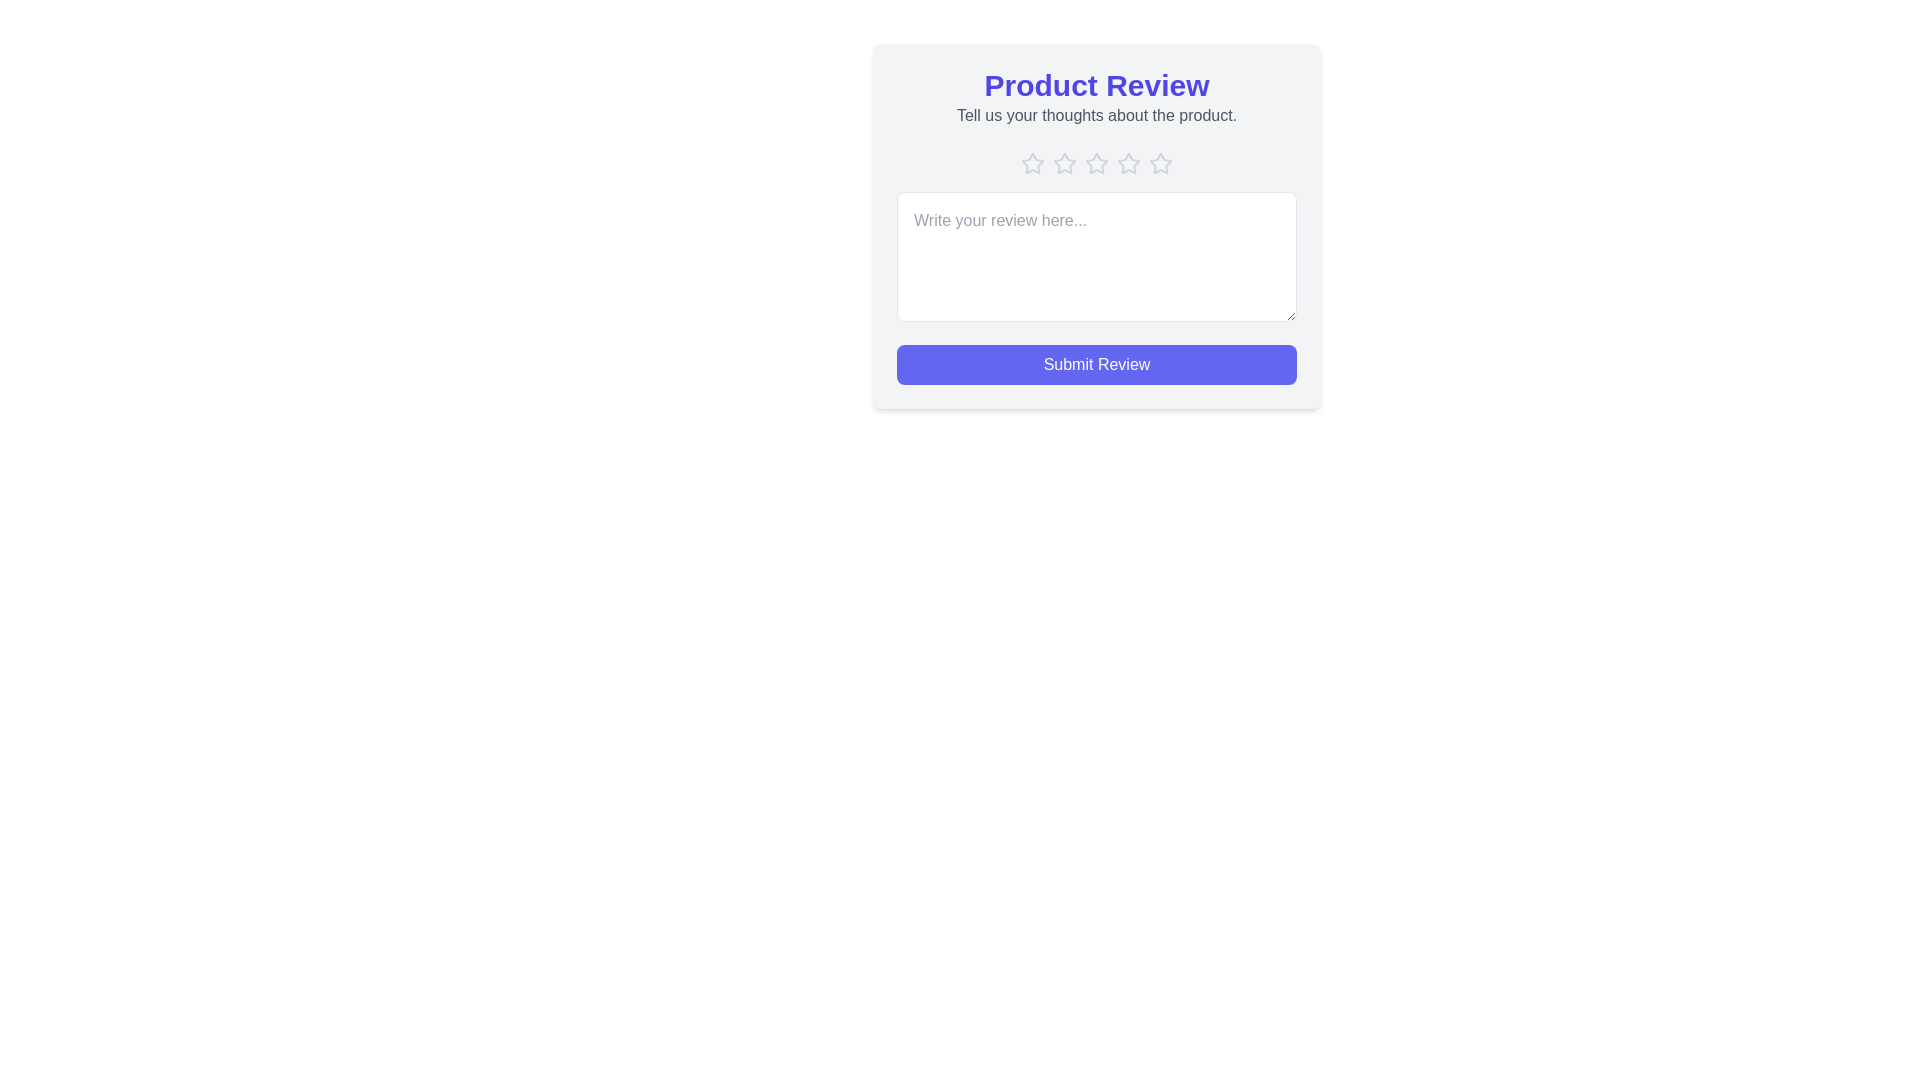  I want to click on the third star icon in the rating system, so click(1096, 163).